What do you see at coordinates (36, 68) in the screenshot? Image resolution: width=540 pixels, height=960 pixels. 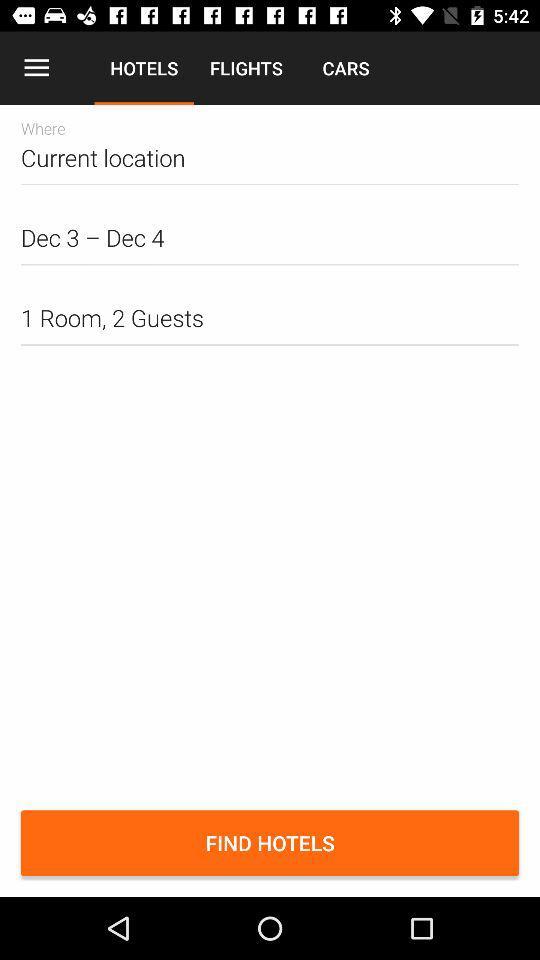 I see `the item above the where item` at bounding box center [36, 68].